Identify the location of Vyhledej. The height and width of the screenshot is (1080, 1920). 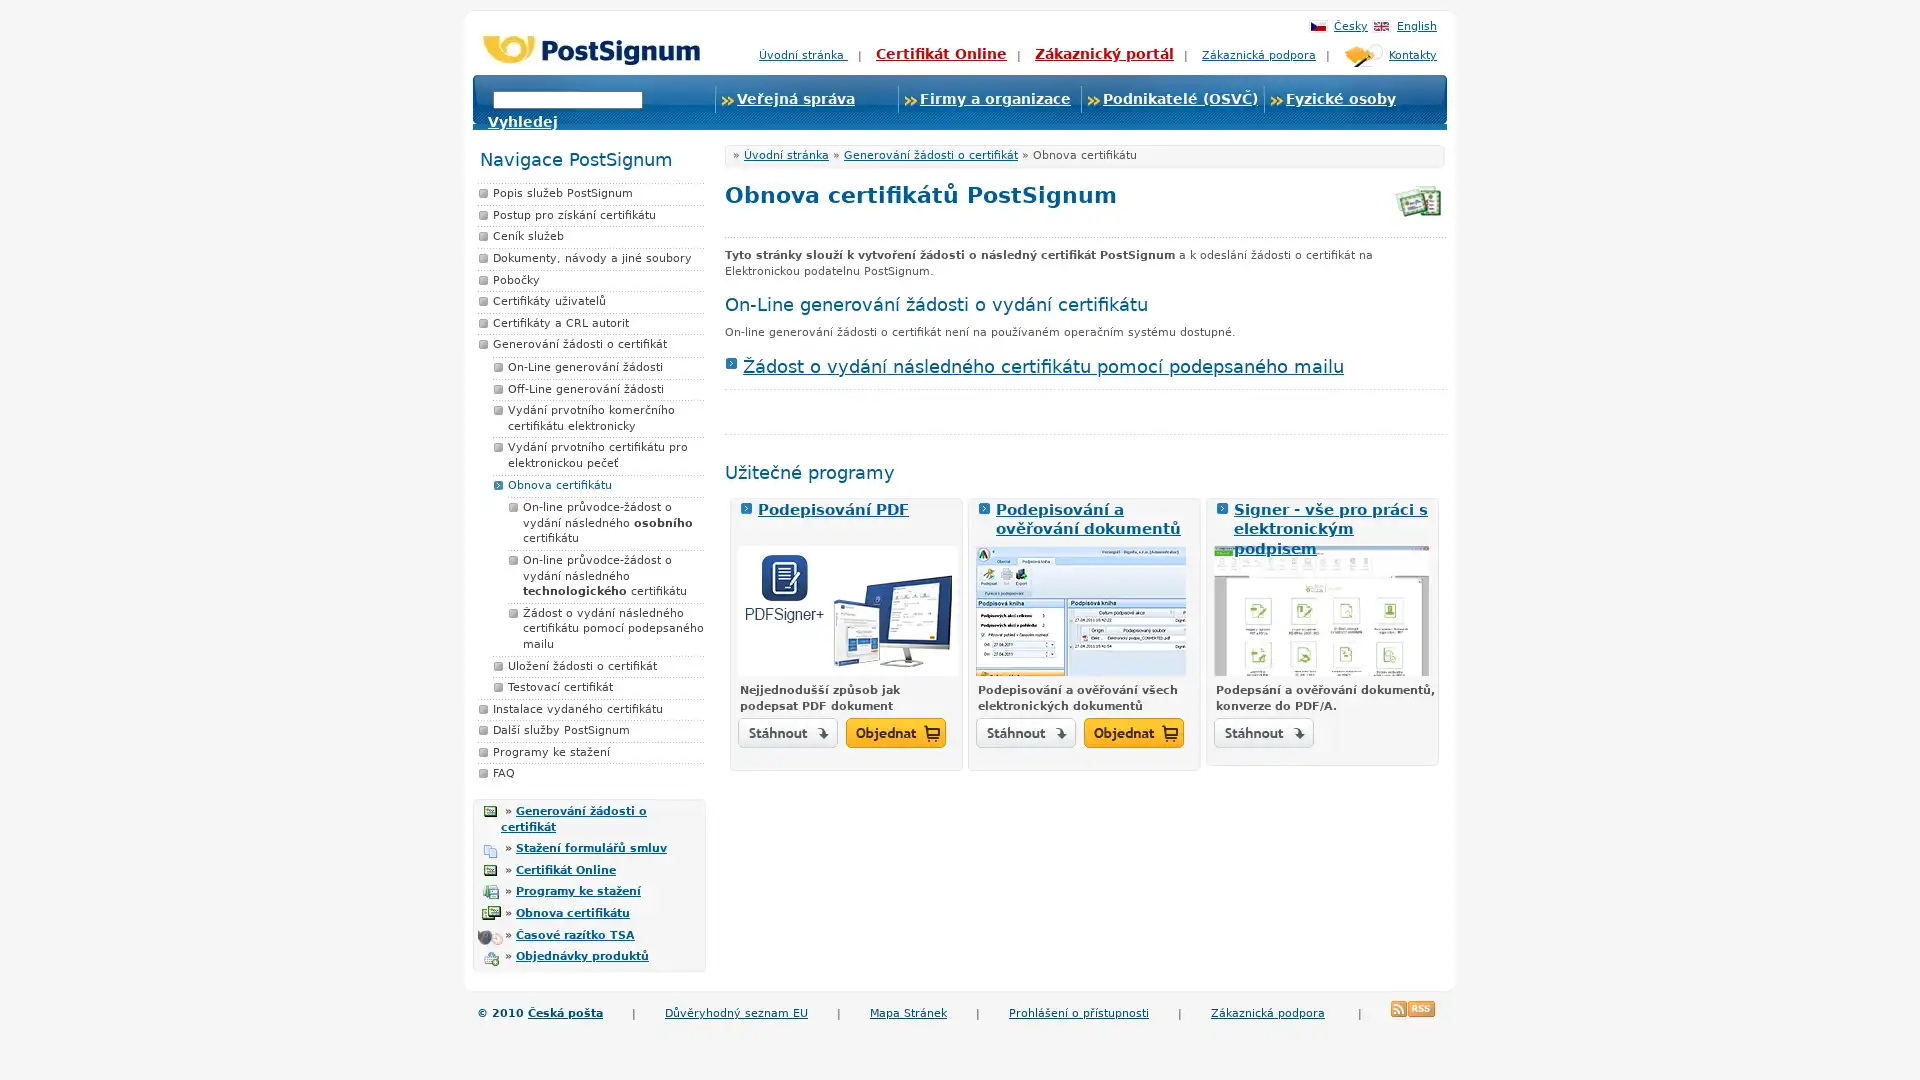
(523, 122).